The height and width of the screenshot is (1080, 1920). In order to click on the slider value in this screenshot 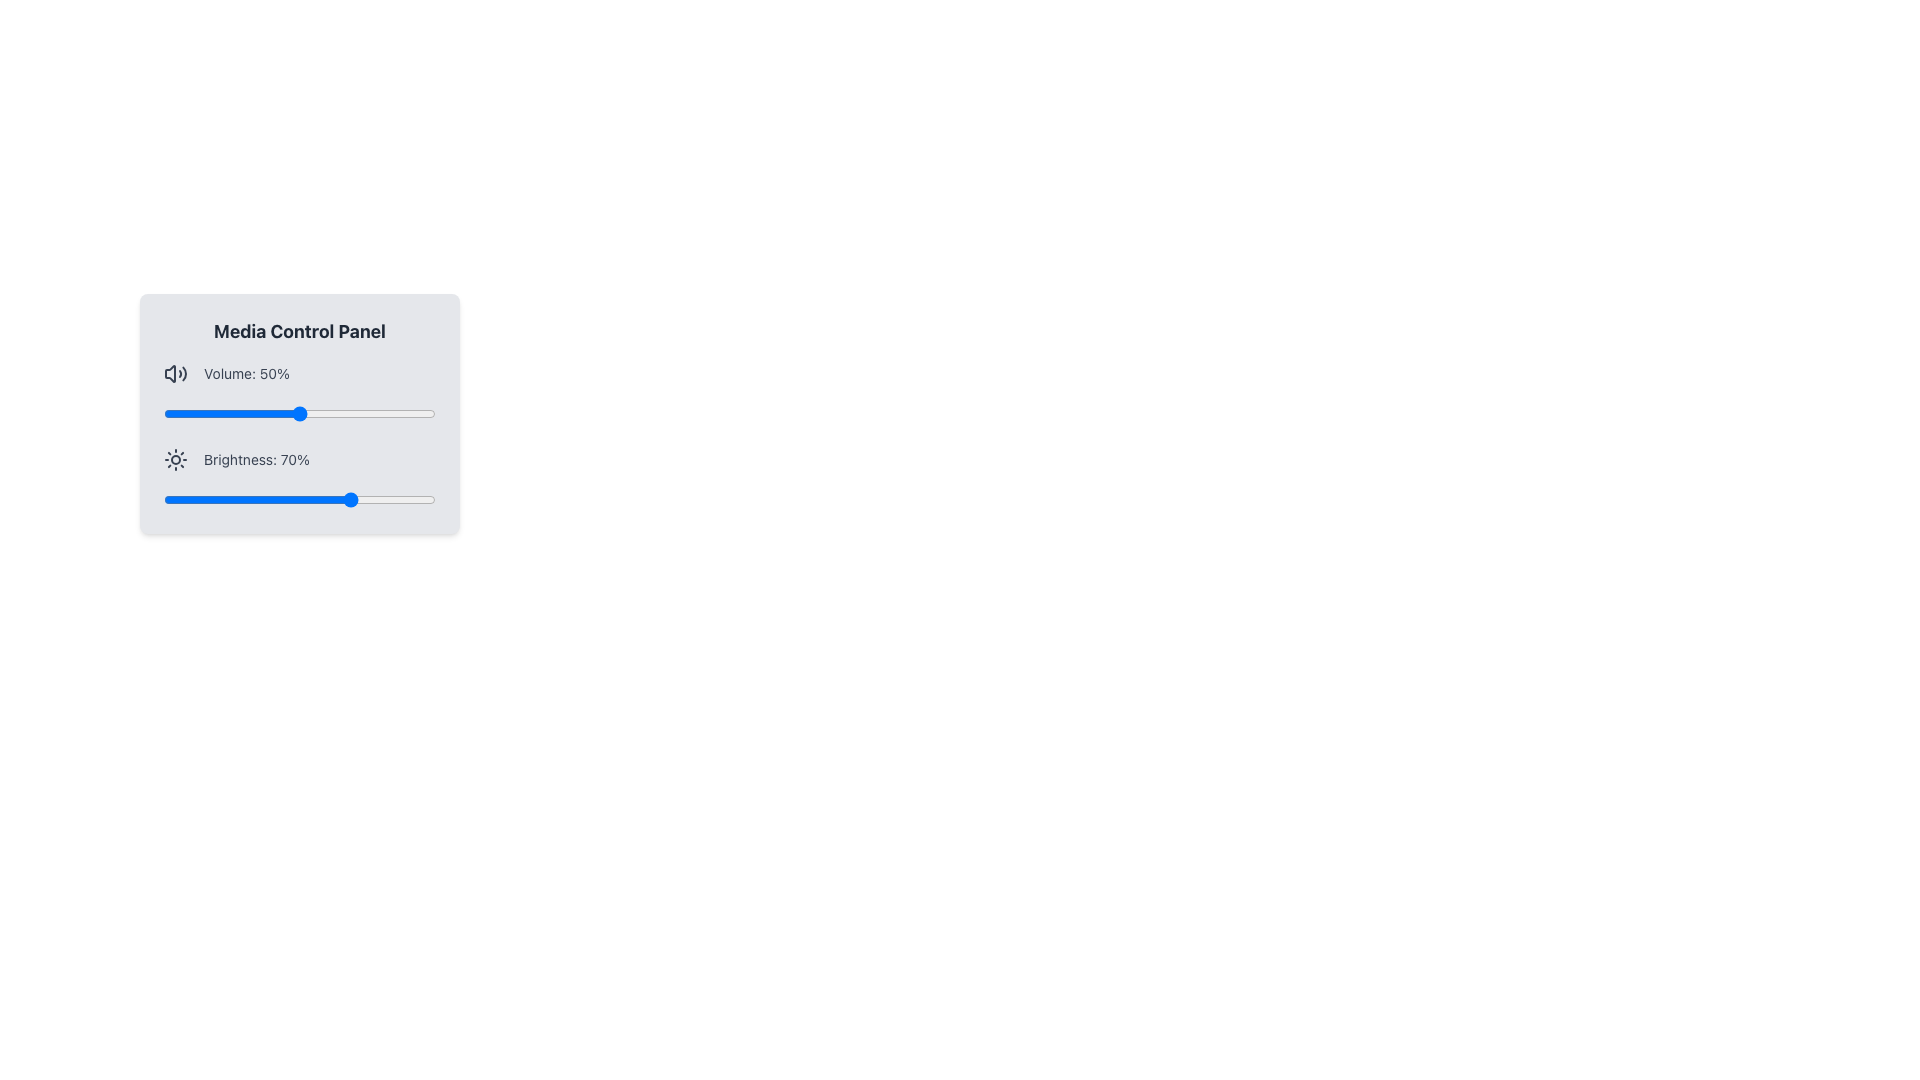, I will do `click(231, 412)`.